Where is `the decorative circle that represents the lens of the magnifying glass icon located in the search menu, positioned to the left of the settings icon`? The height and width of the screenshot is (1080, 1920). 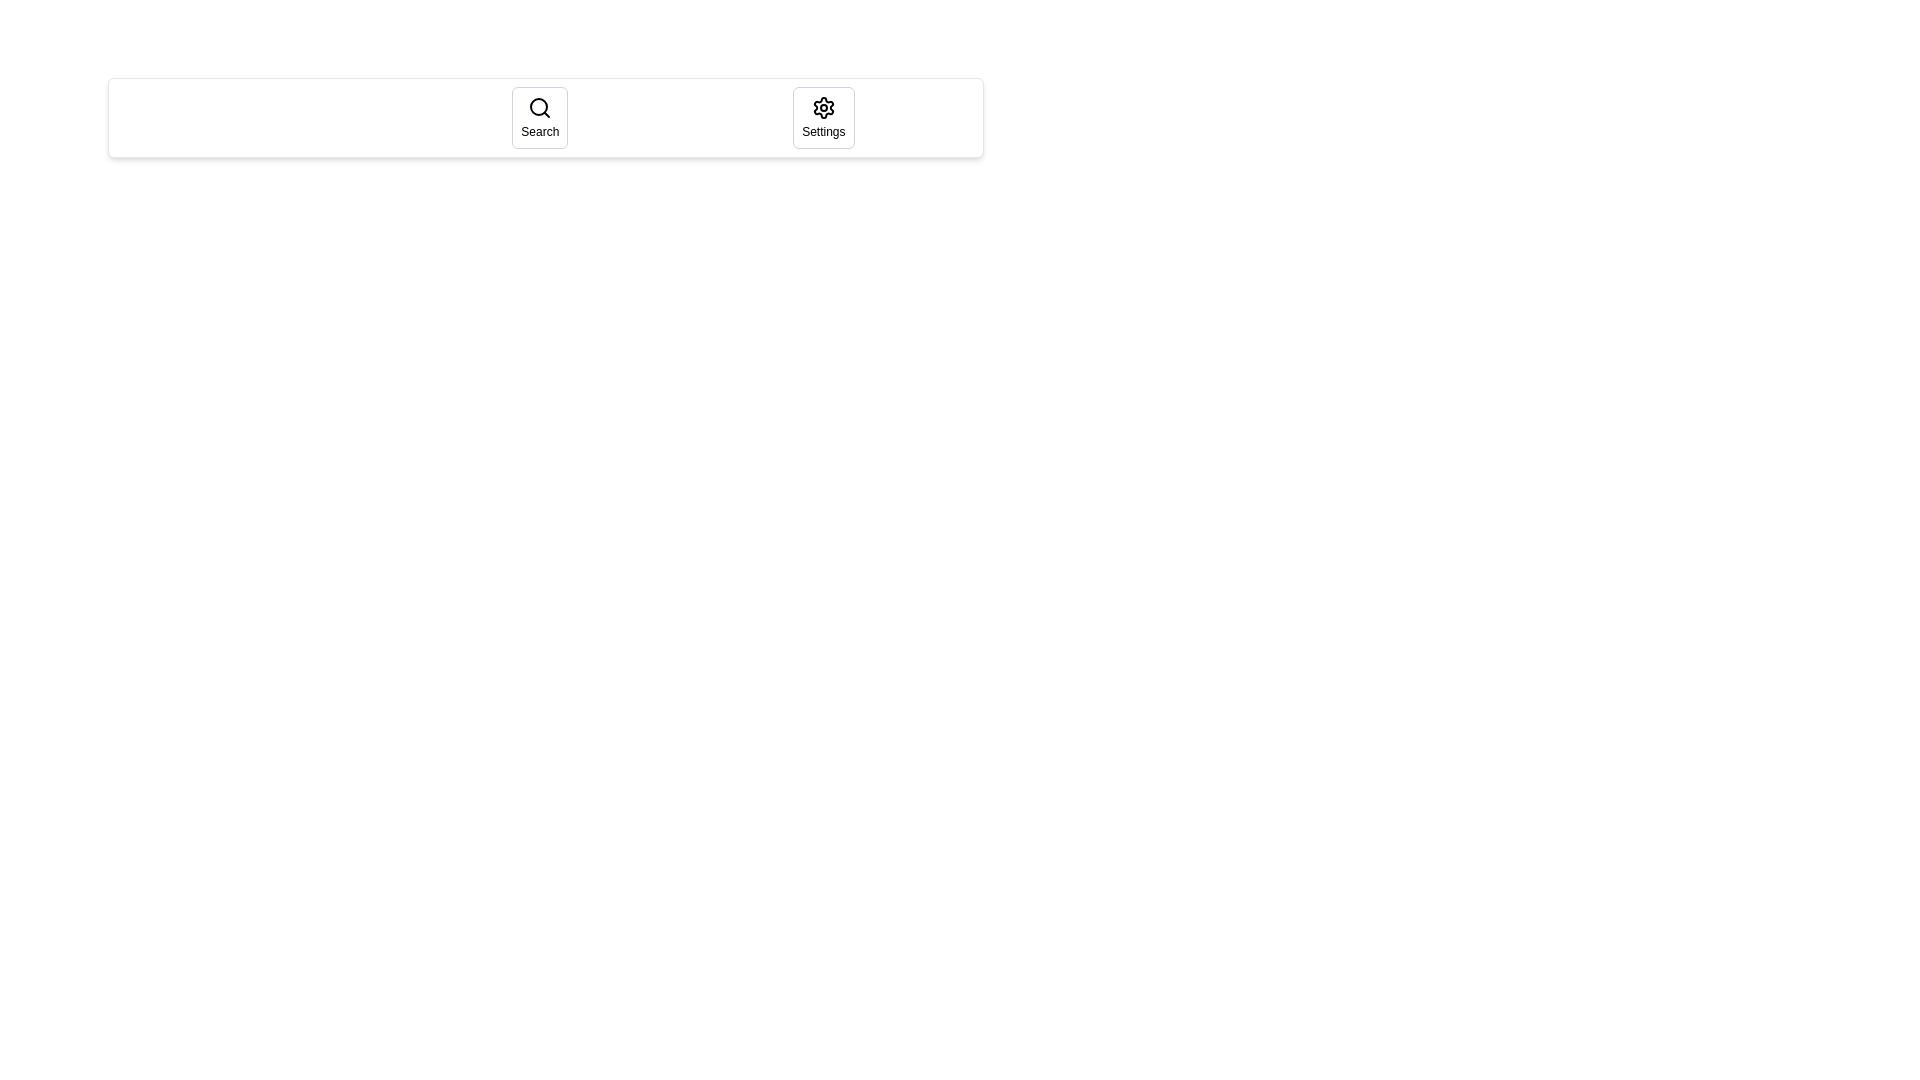 the decorative circle that represents the lens of the magnifying glass icon located in the search menu, positioned to the left of the settings icon is located at coordinates (539, 107).